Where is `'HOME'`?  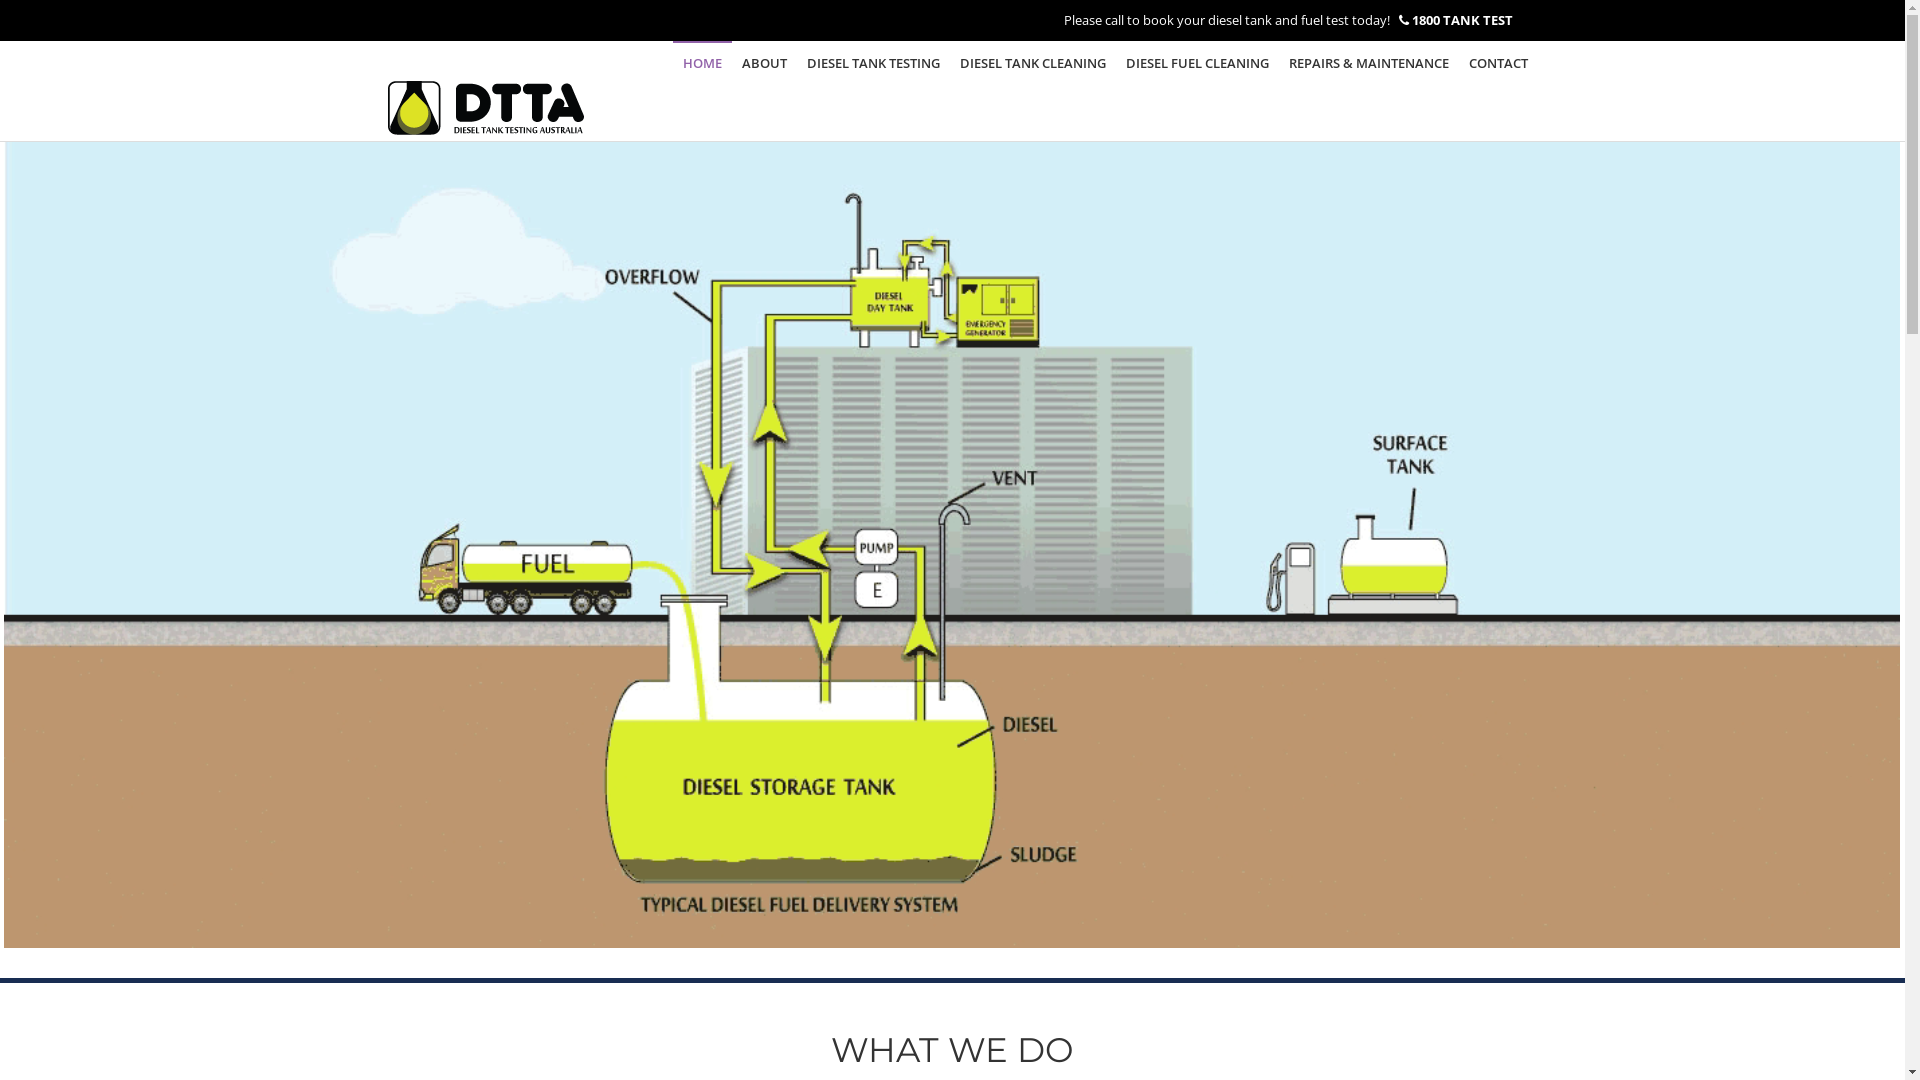 'HOME' is located at coordinates (701, 61).